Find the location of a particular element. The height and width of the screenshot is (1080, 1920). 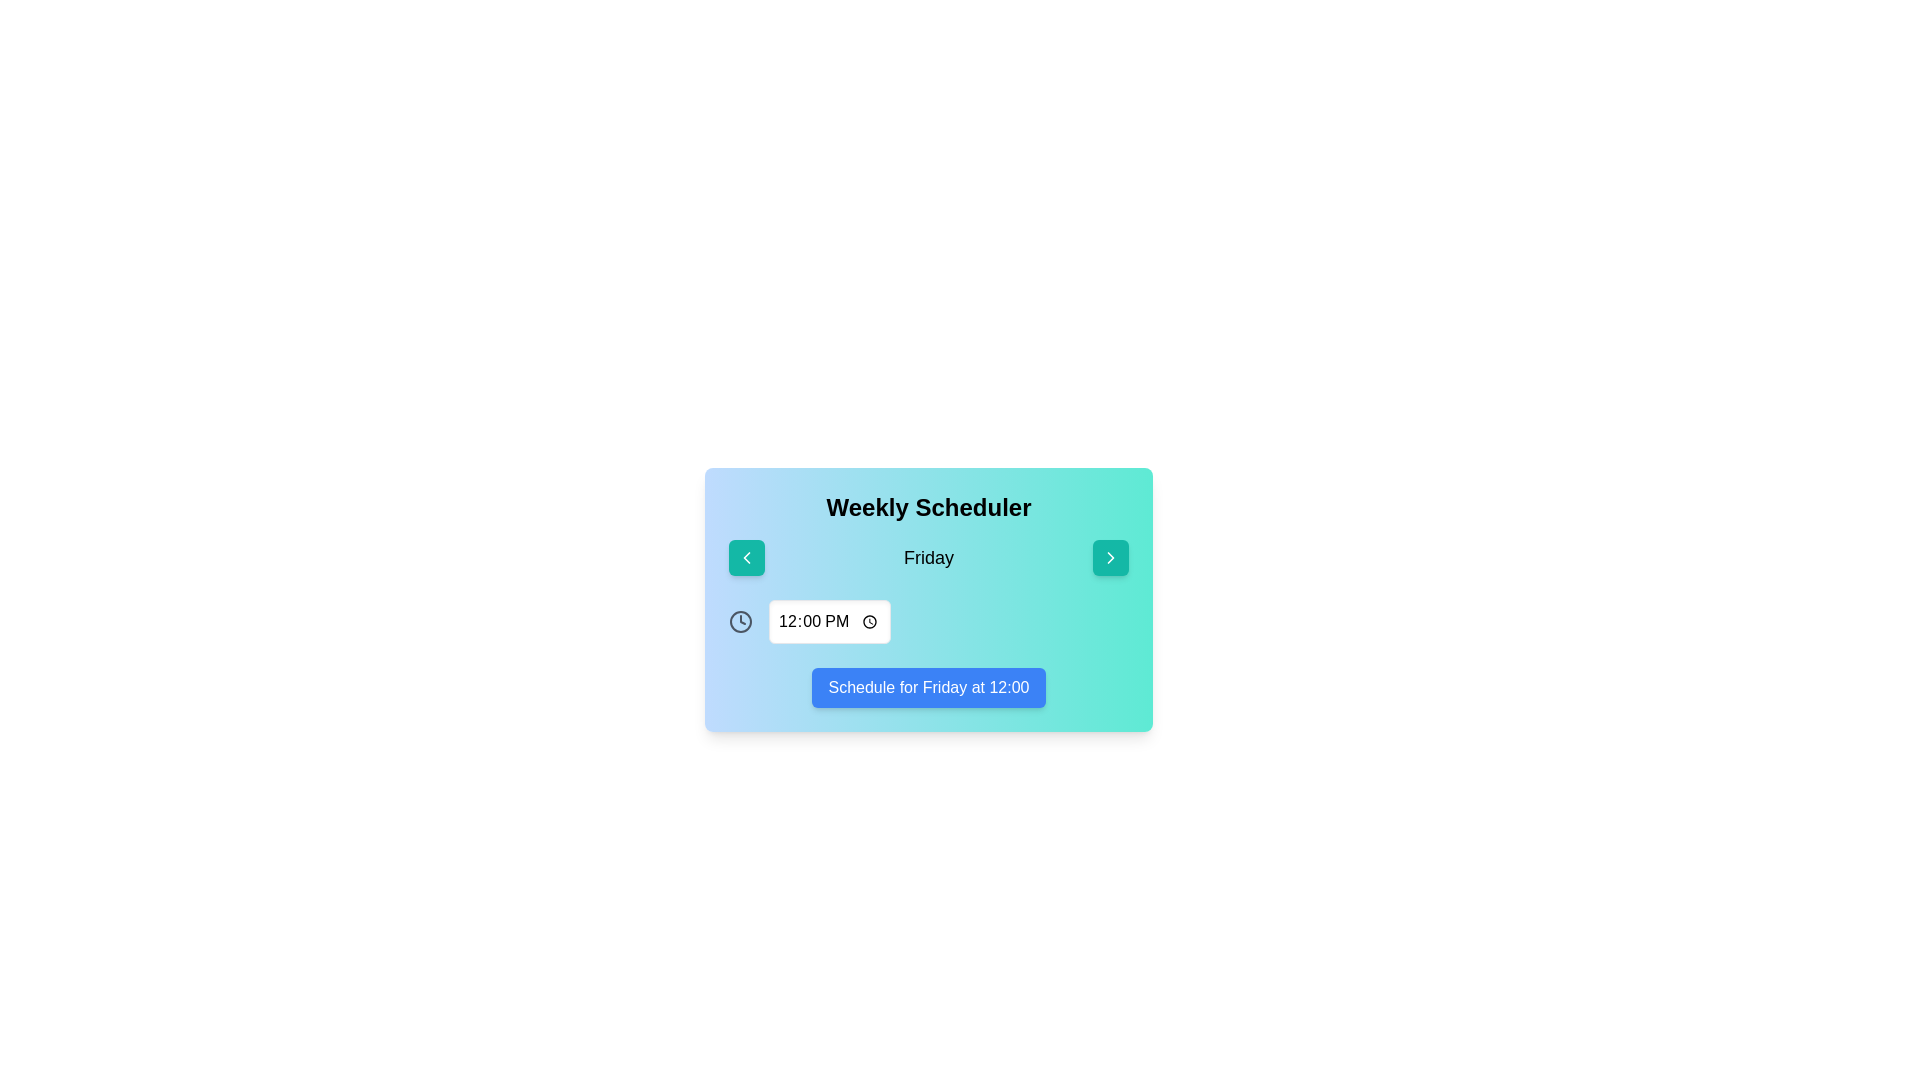

SVG Circle element that is part of the clock icon, located adjacent to the left of the time selection input box in the scheduling interface is located at coordinates (739, 620).